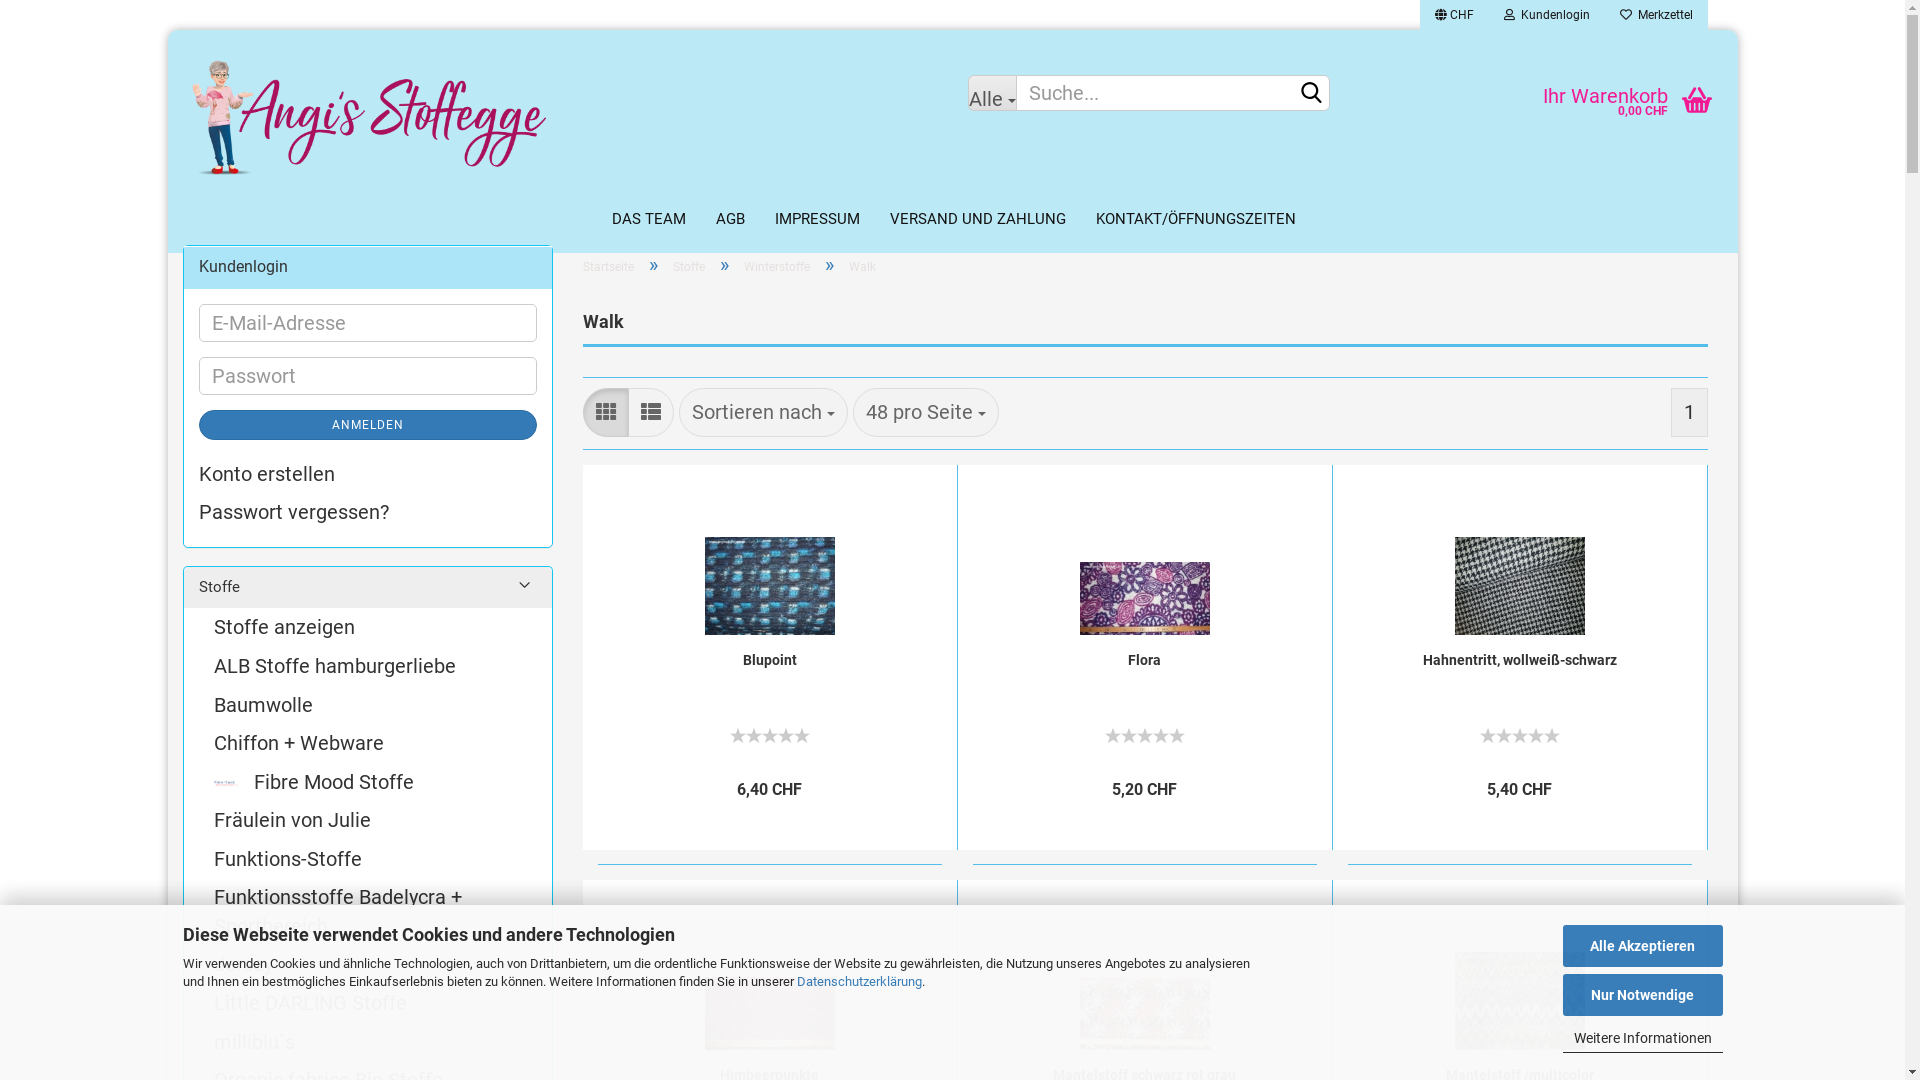 This screenshot has height=1080, width=1920. Describe the element at coordinates (366, 511) in the screenshot. I see `'Passwort vergessen?'` at that location.